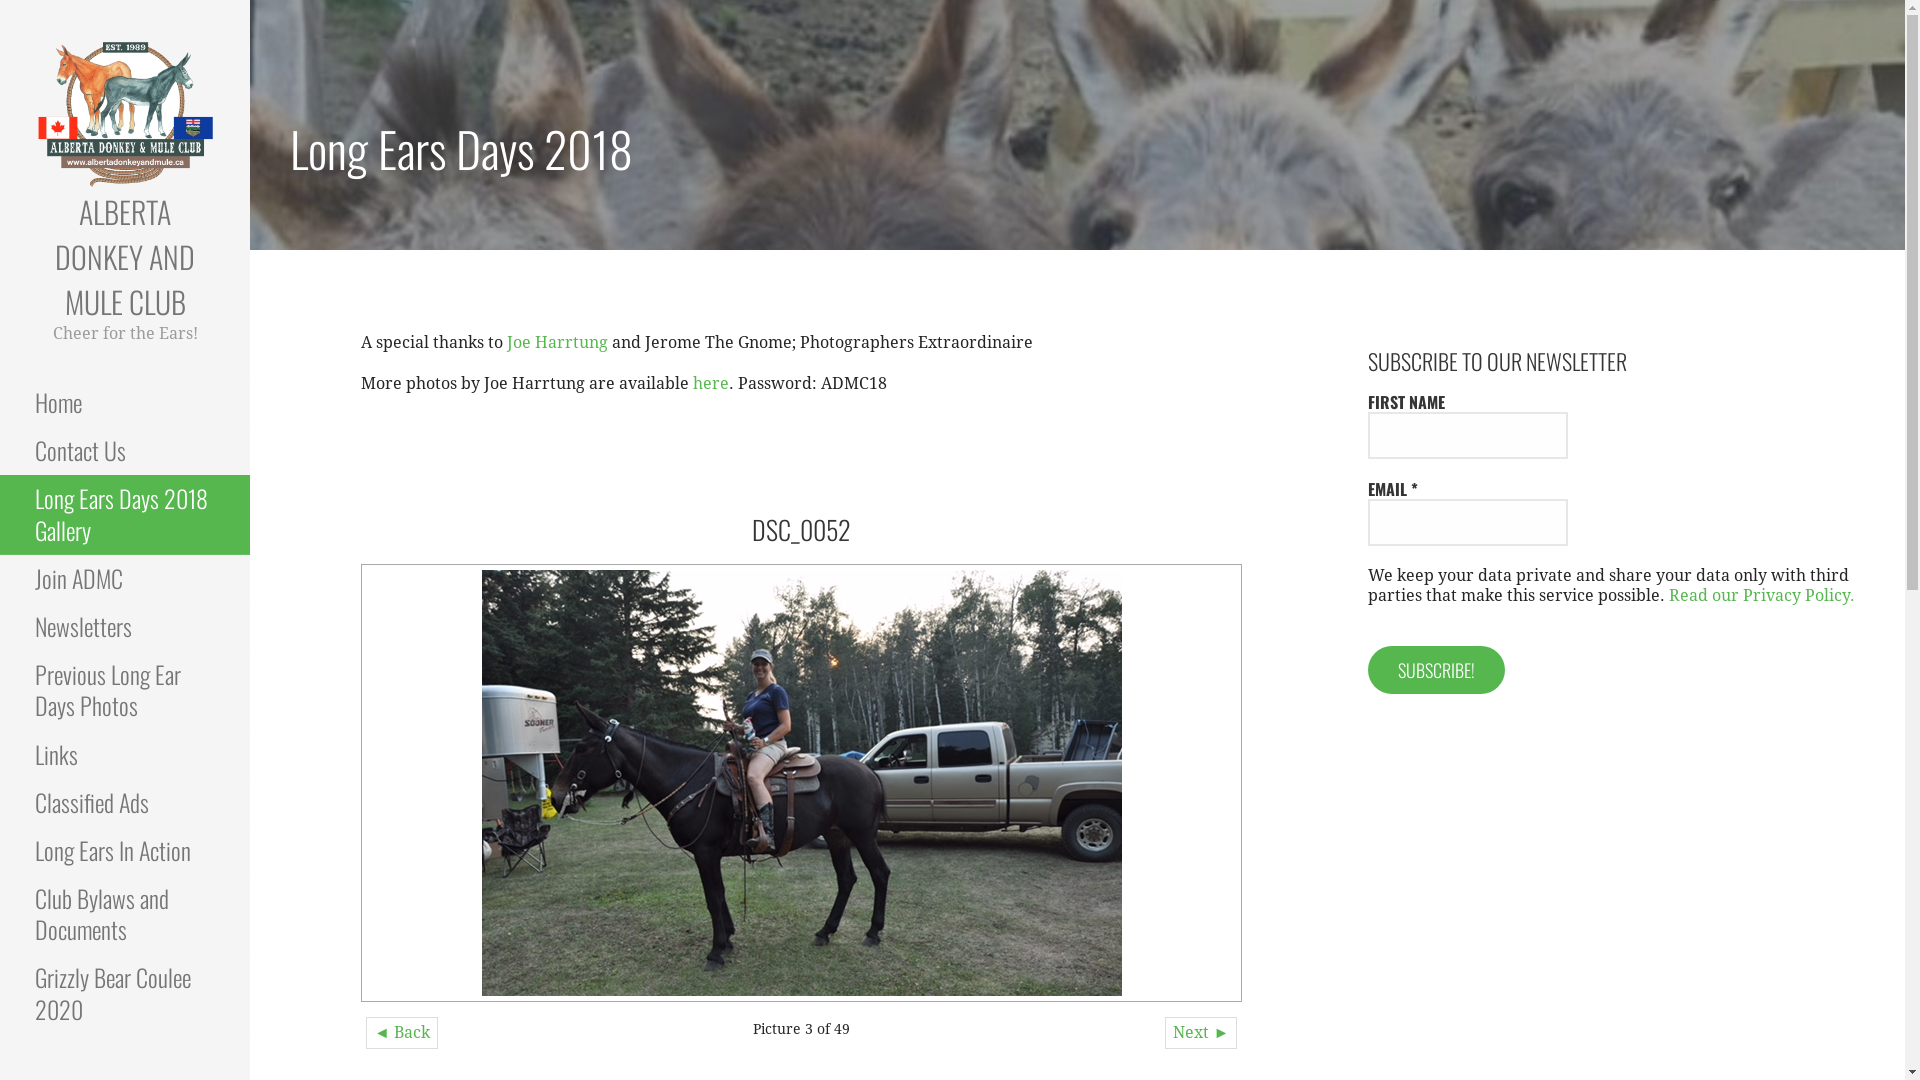 The height and width of the screenshot is (1080, 1920). I want to click on 'Long Ears In Action', so click(123, 851).